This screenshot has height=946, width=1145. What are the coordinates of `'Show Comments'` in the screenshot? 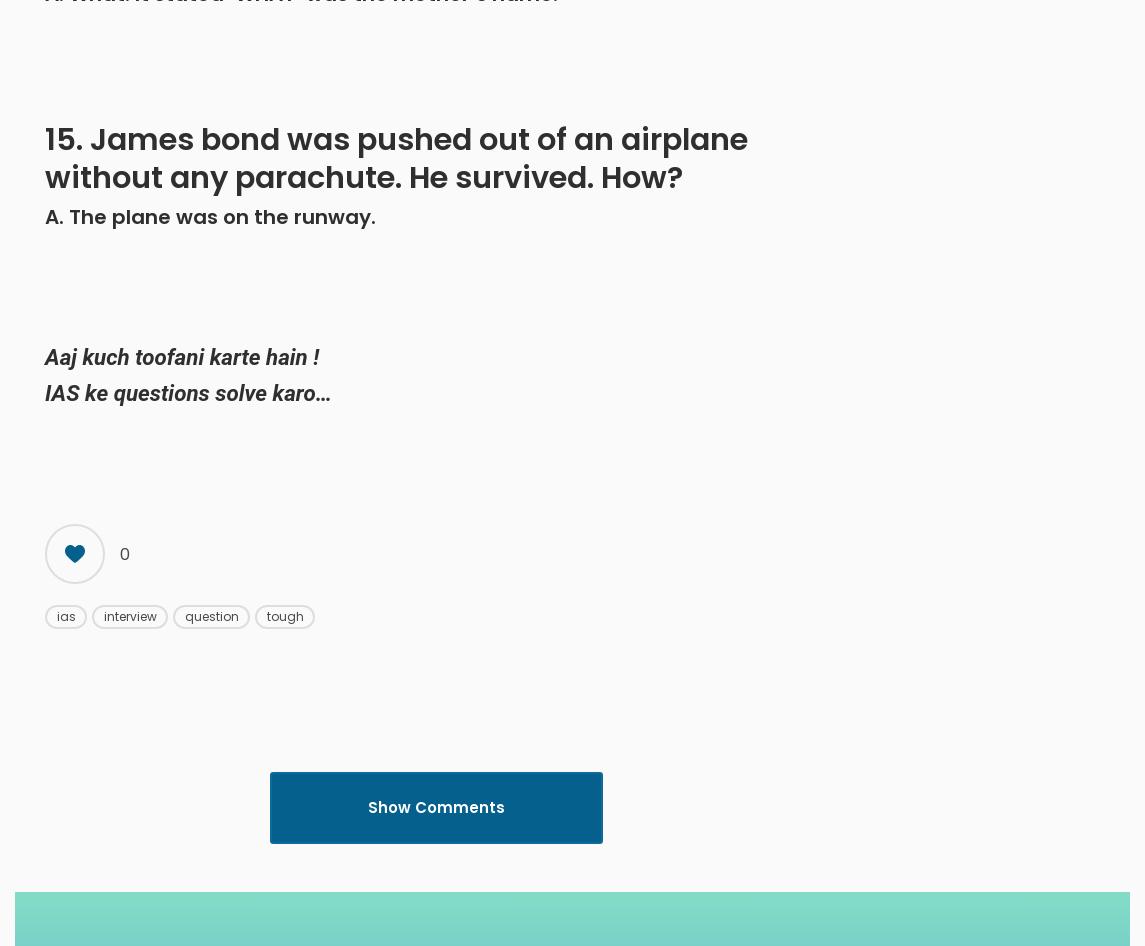 It's located at (367, 806).